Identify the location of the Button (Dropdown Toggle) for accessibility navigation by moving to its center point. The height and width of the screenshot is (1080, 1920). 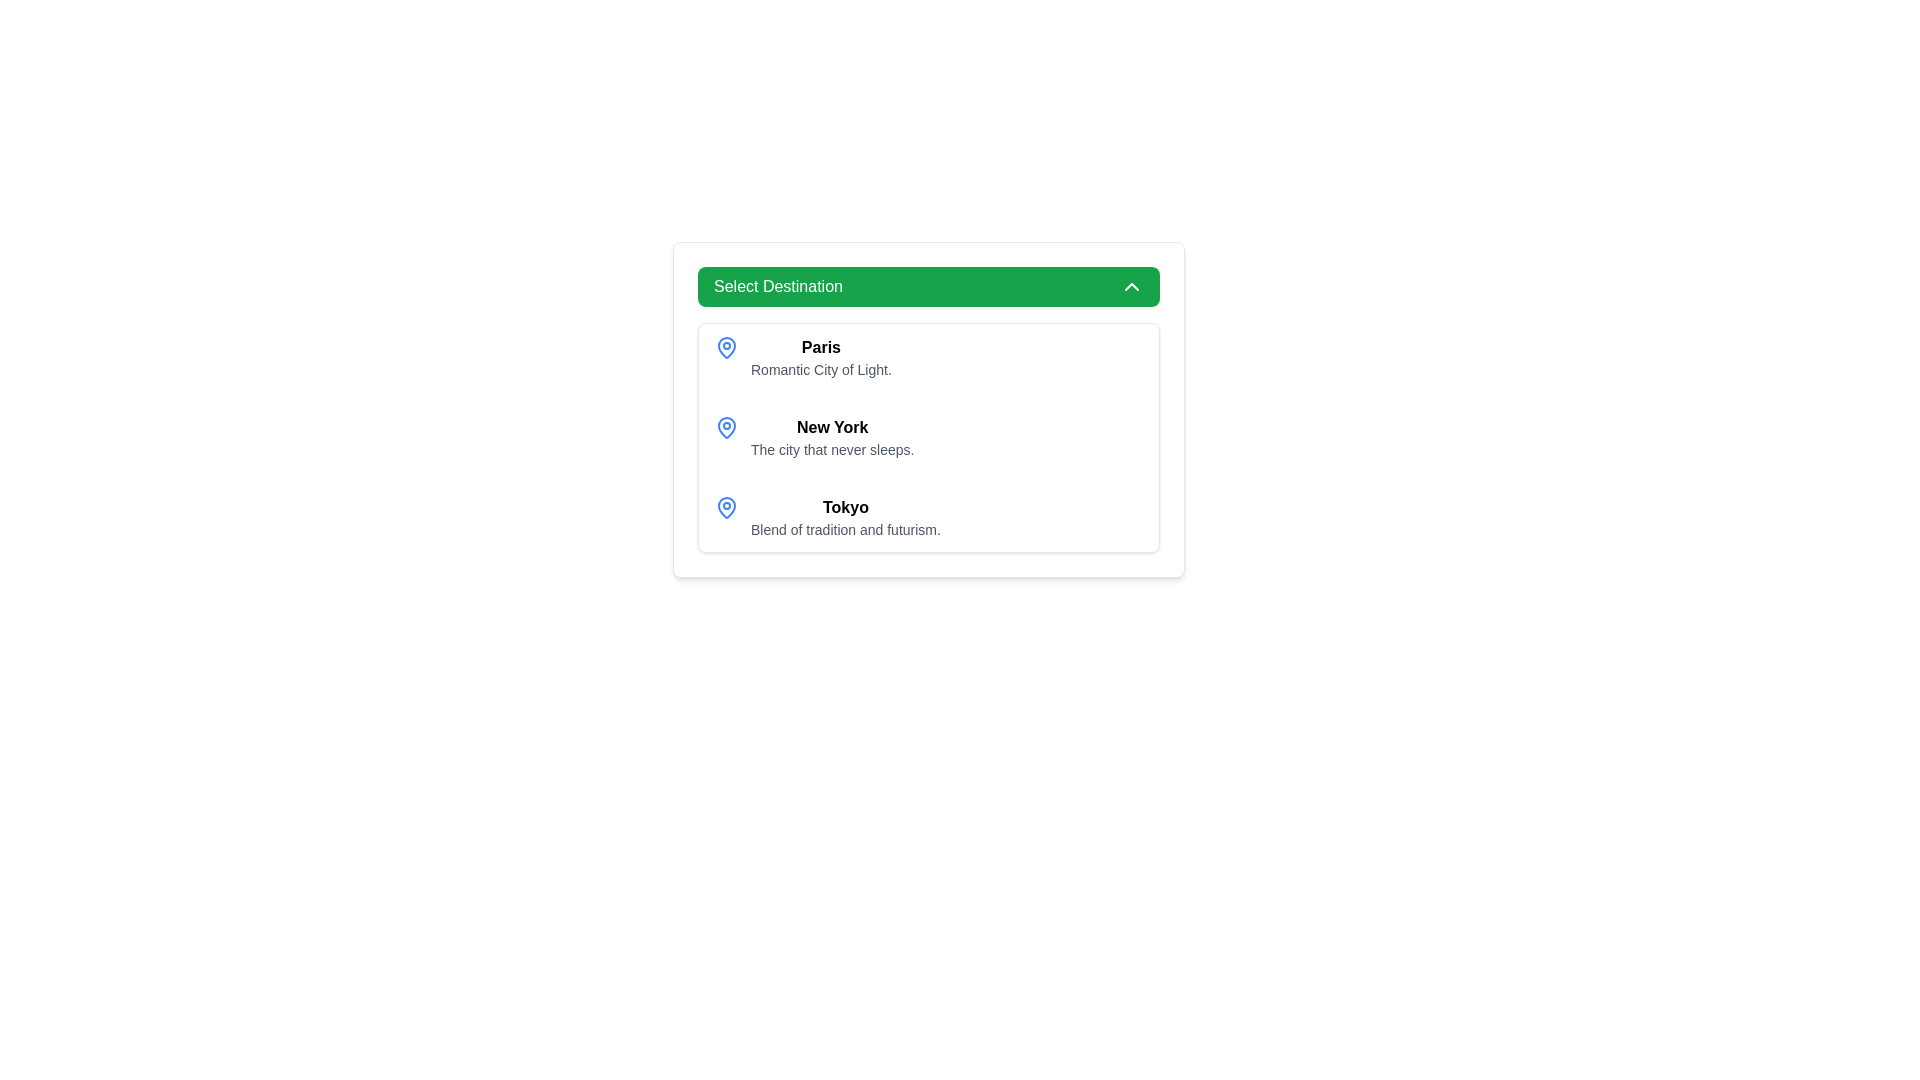
(928, 286).